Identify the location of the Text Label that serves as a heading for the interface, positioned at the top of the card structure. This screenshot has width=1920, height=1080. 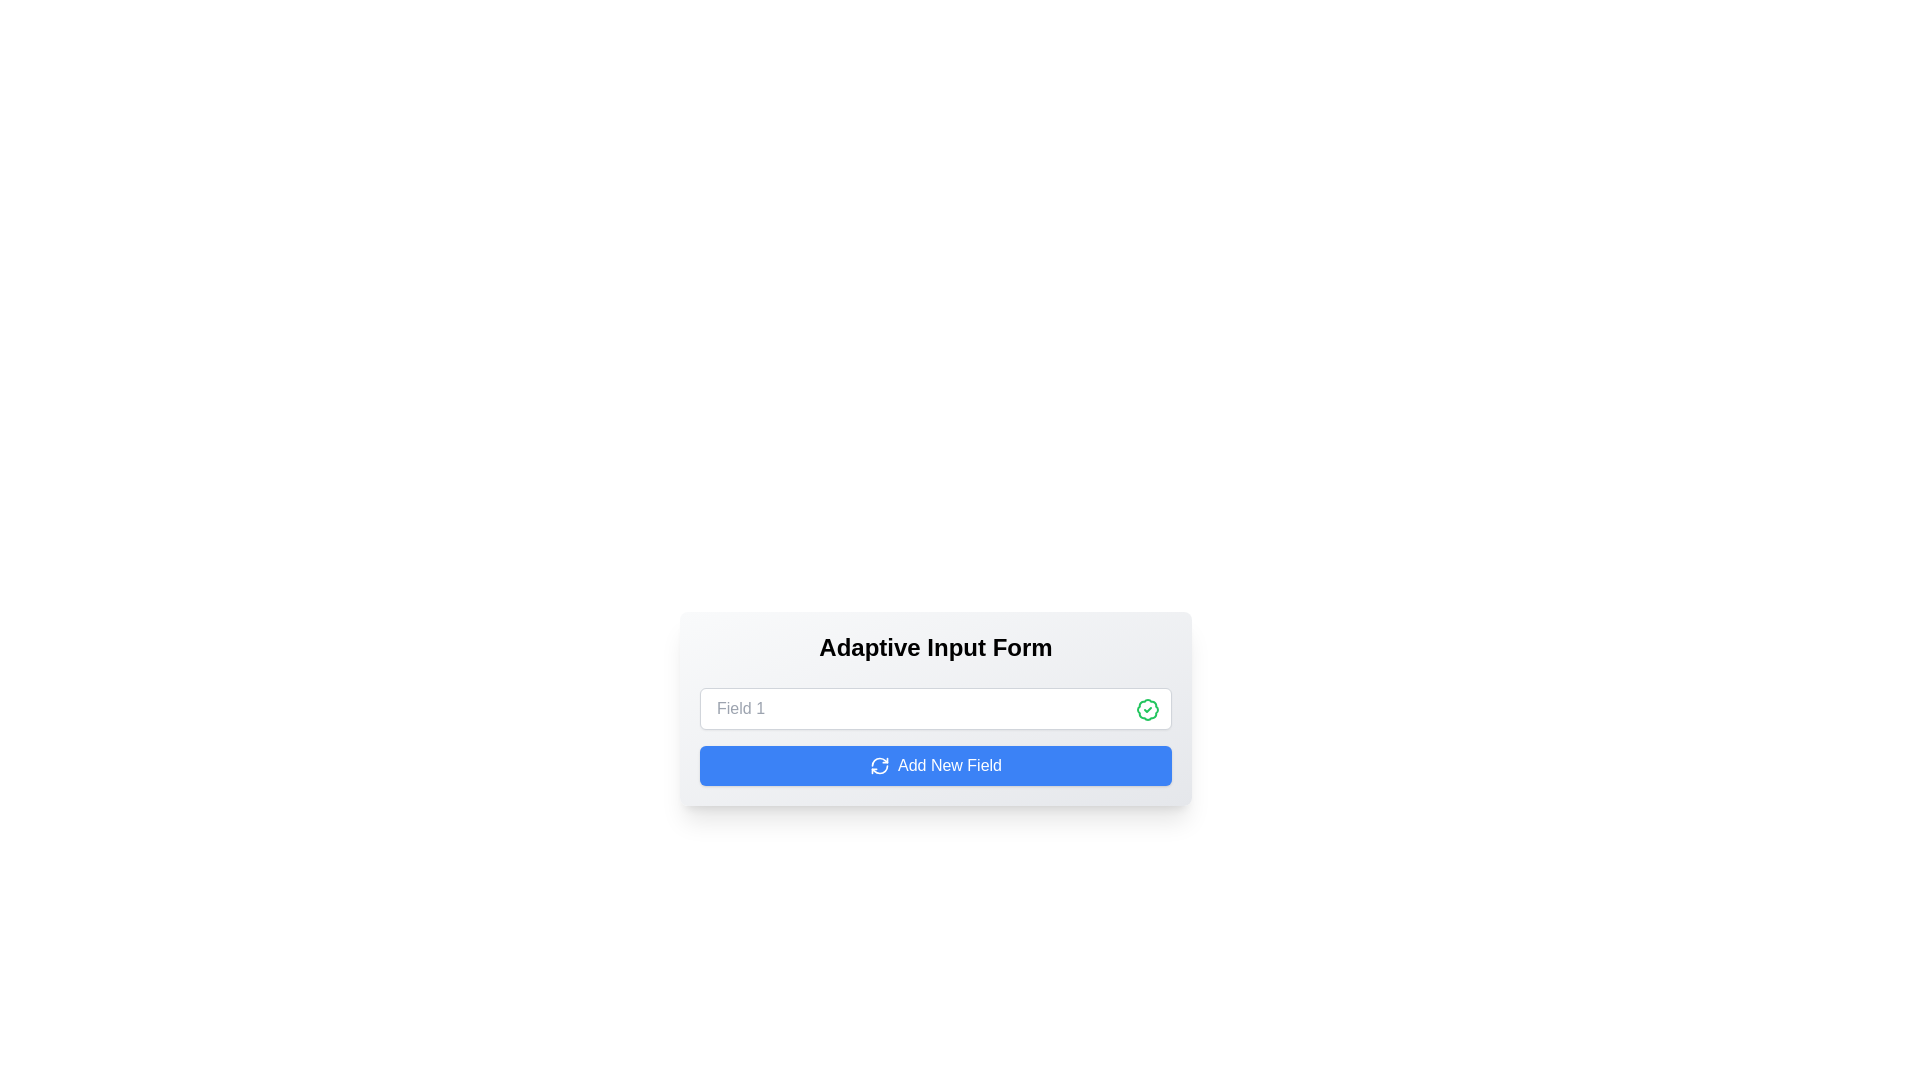
(935, 648).